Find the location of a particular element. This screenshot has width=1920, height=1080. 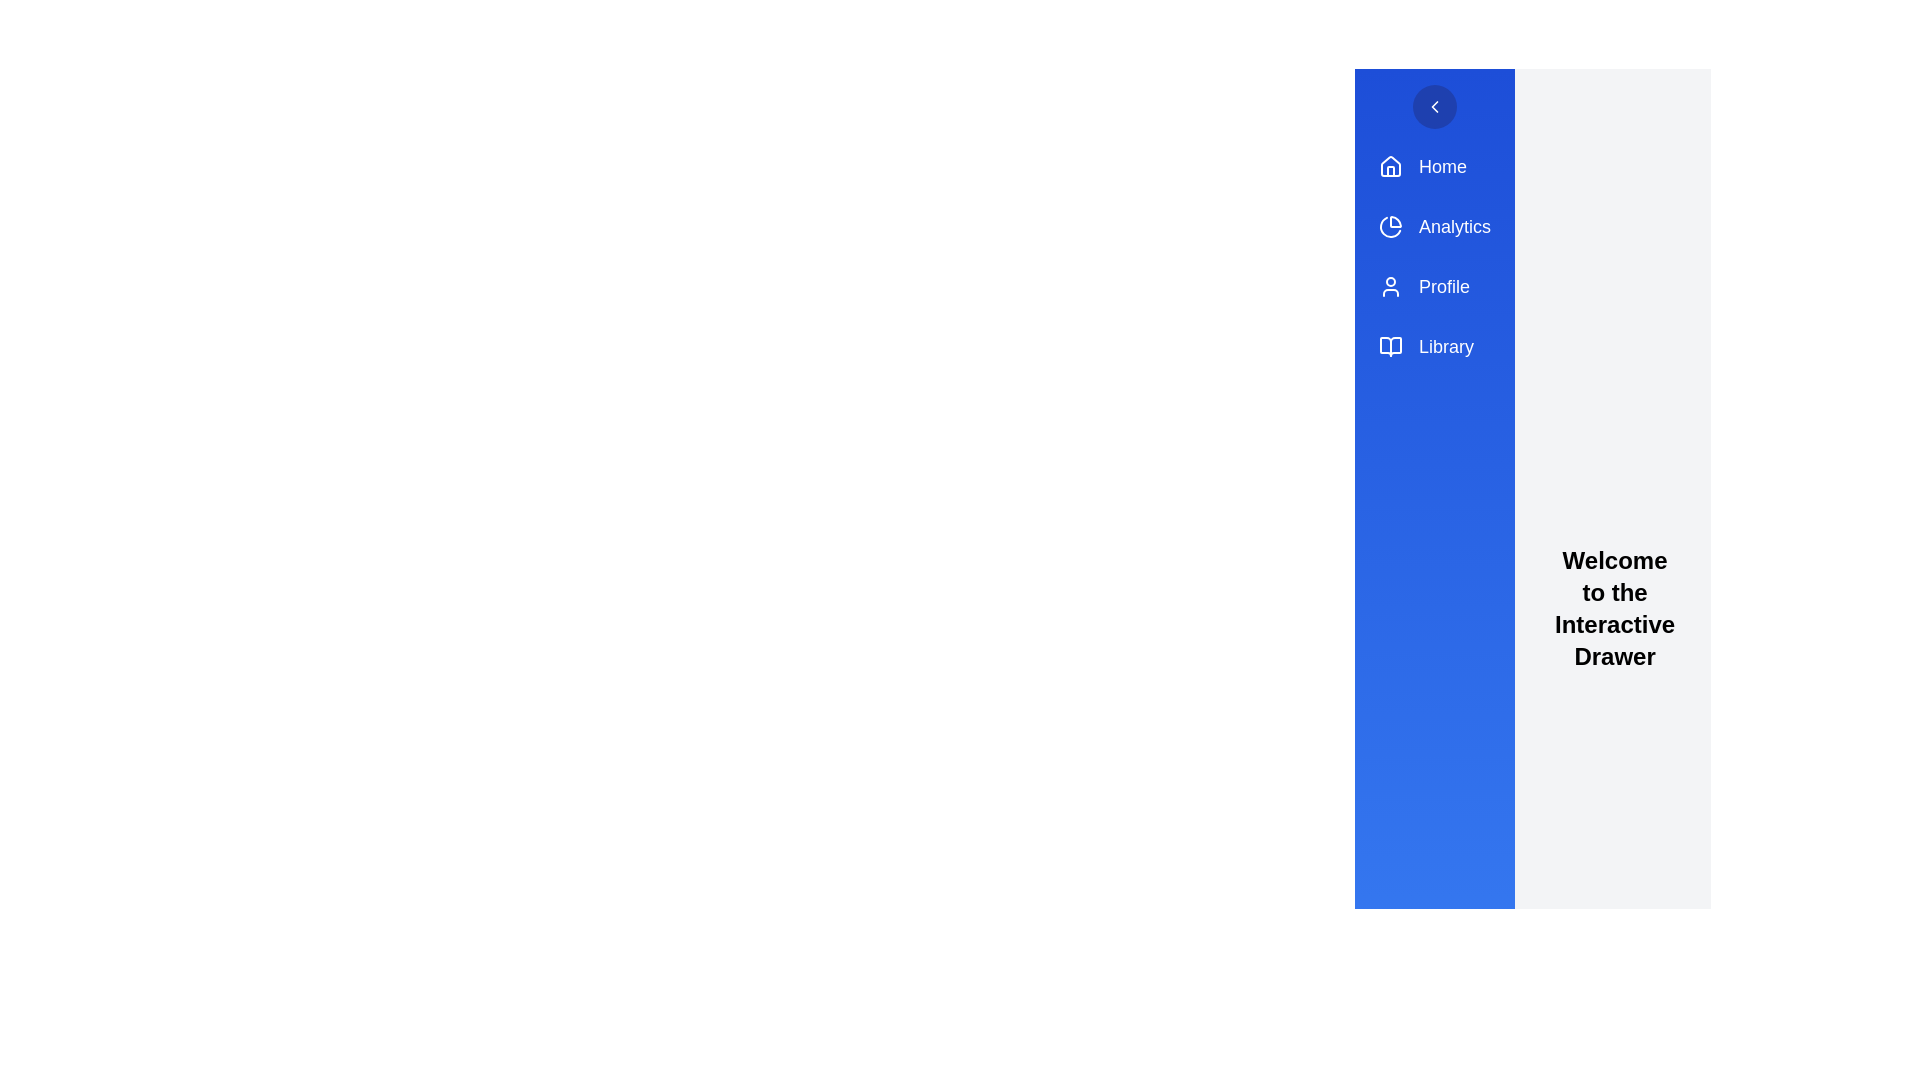

the menu item labeled Library to navigate is located at coordinates (1434, 346).